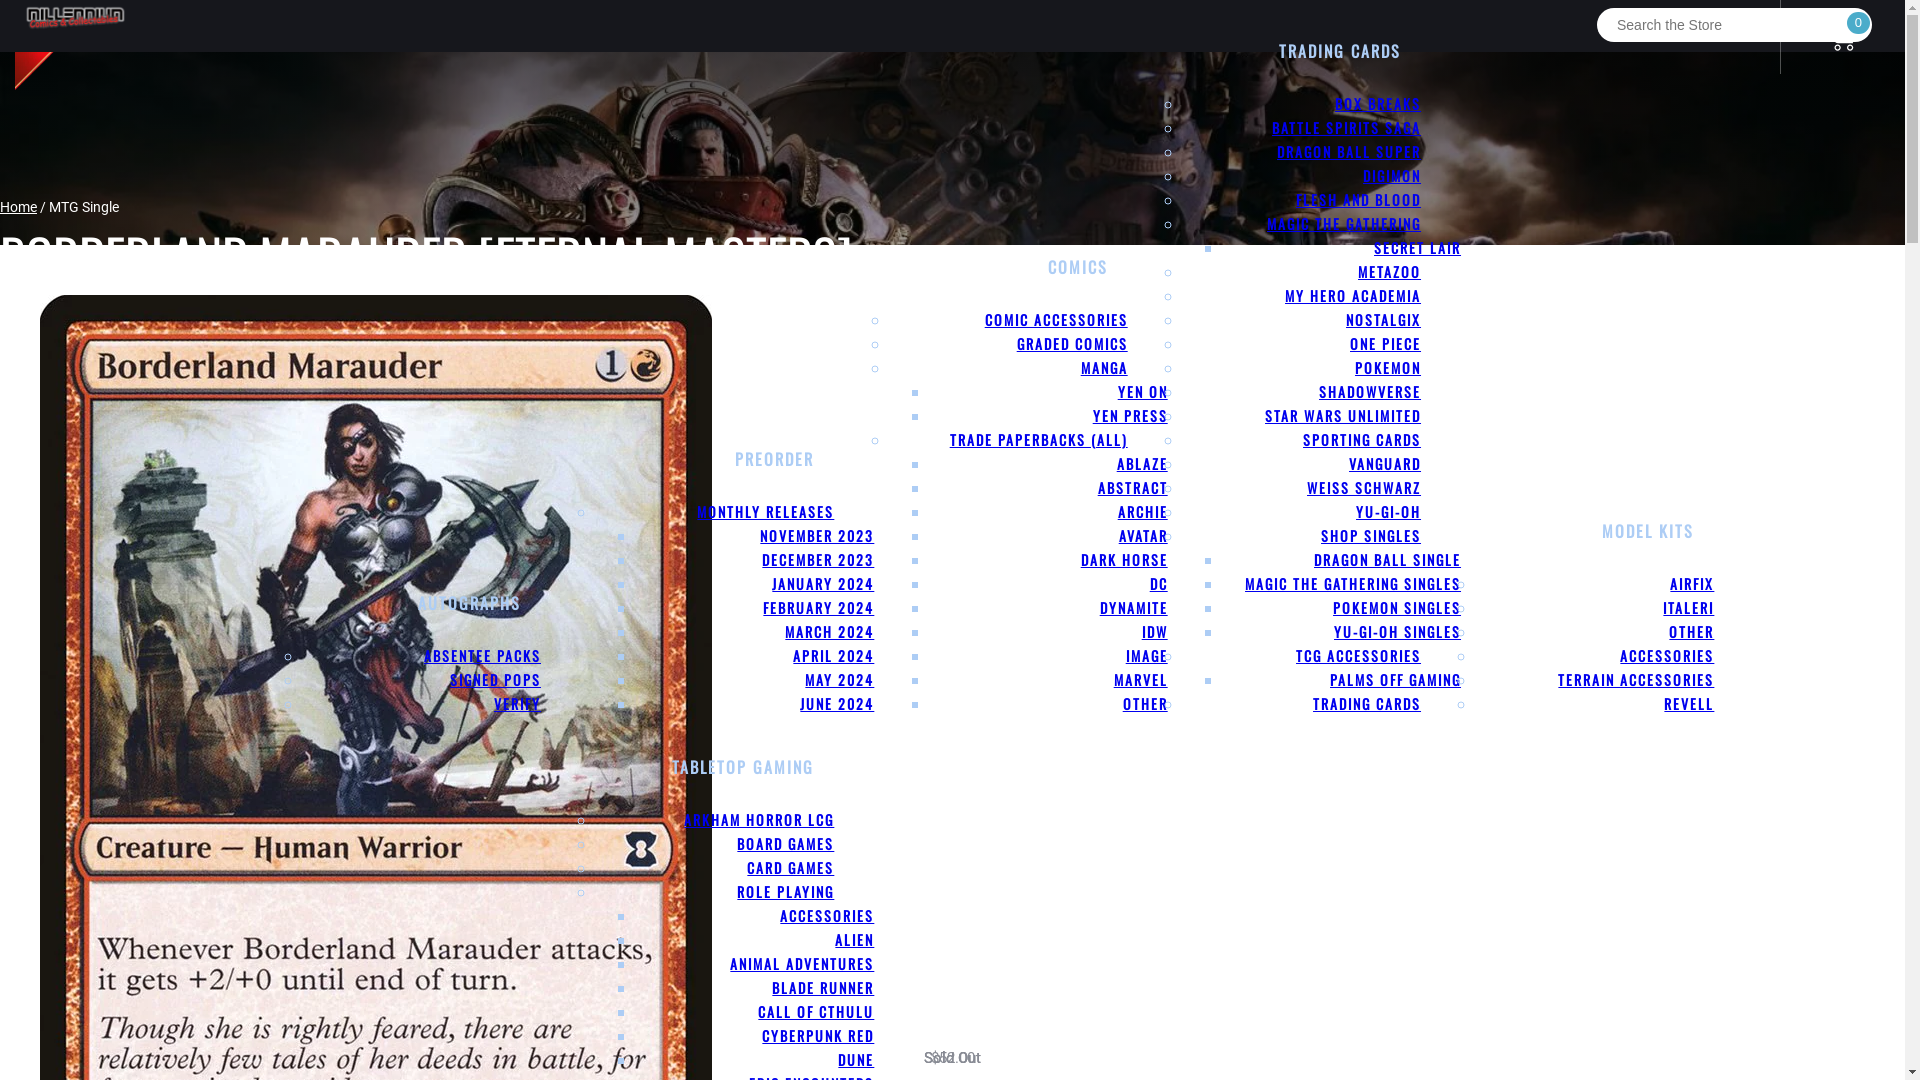 The image size is (1920, 1080). I want to click on 'COMICS', so click(1079, 265).